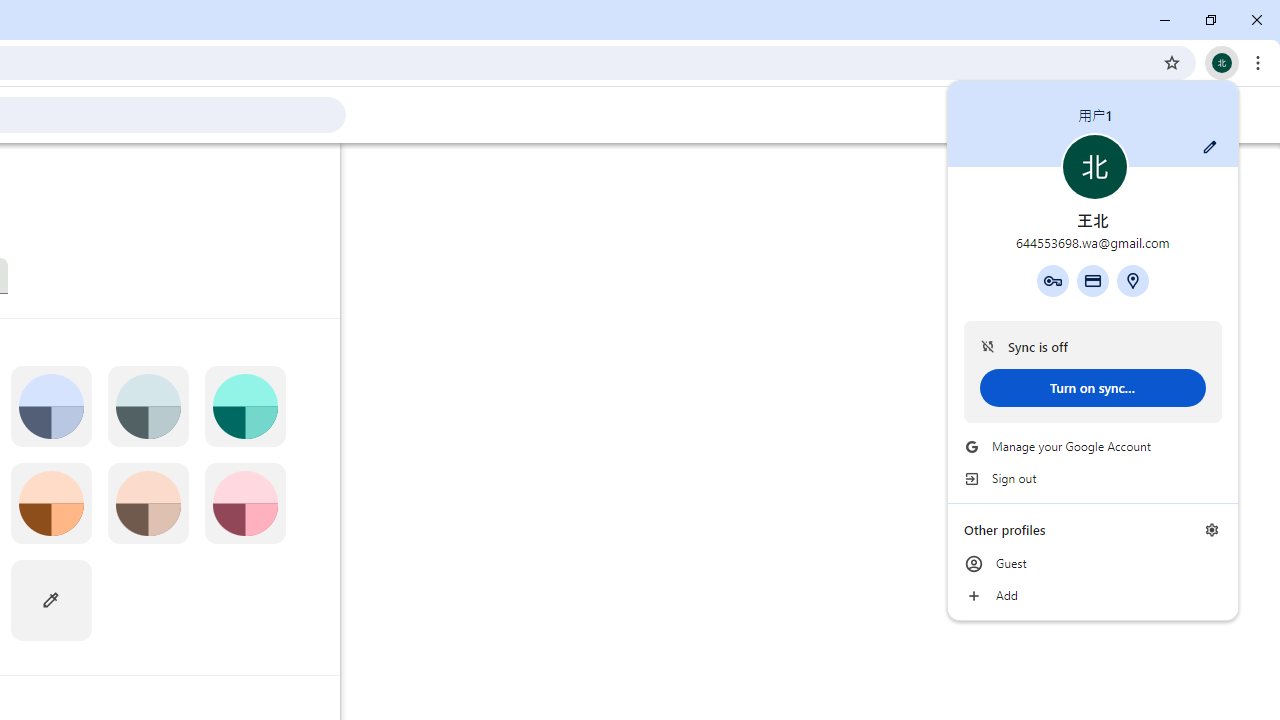 Image resolution: width=1280 pixels, height=720 pixels. Describe the element at coordinates (1211, 528) in the screenshot. I see `'Manage profiles'` at that location.